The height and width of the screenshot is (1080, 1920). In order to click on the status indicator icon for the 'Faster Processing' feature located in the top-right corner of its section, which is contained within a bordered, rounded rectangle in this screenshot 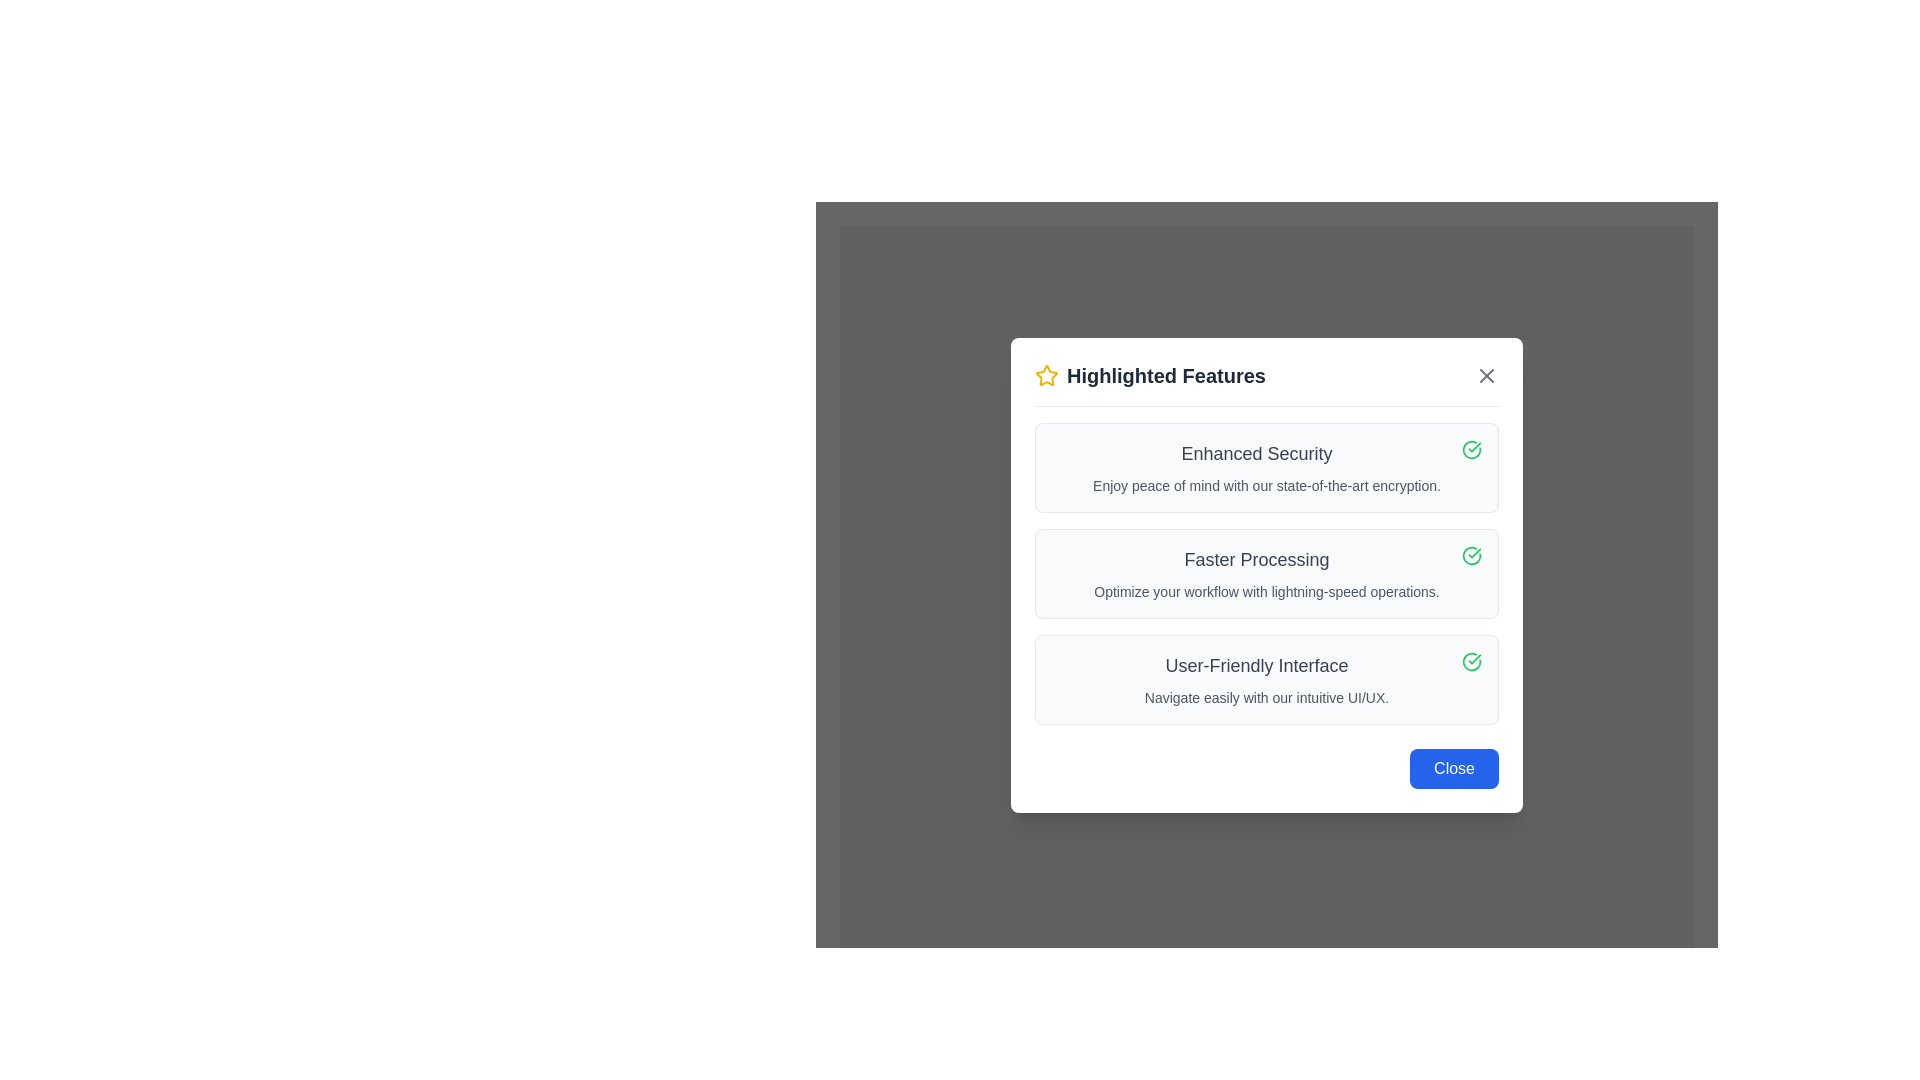, I will do `click(1472, 555)`.